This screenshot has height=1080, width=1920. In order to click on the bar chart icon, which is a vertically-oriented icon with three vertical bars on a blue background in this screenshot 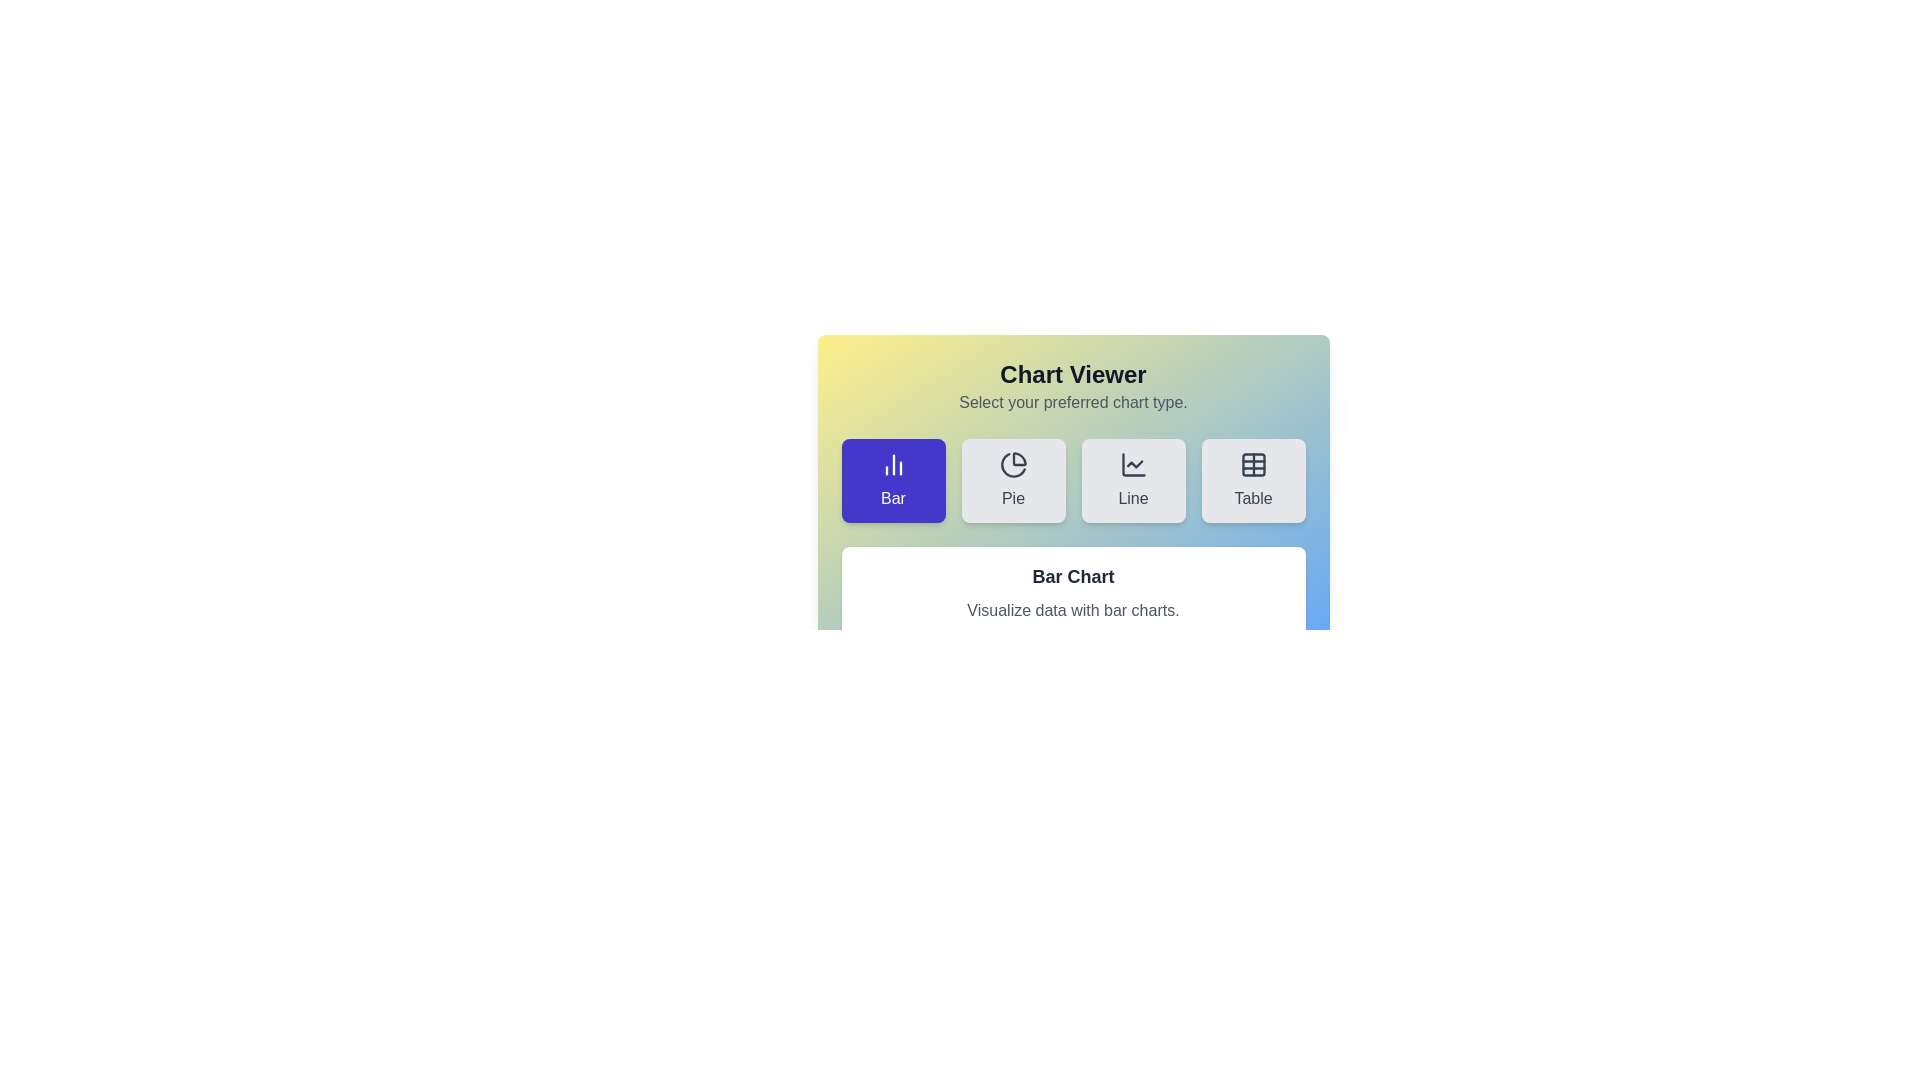, I will do `click(892, 465)`.